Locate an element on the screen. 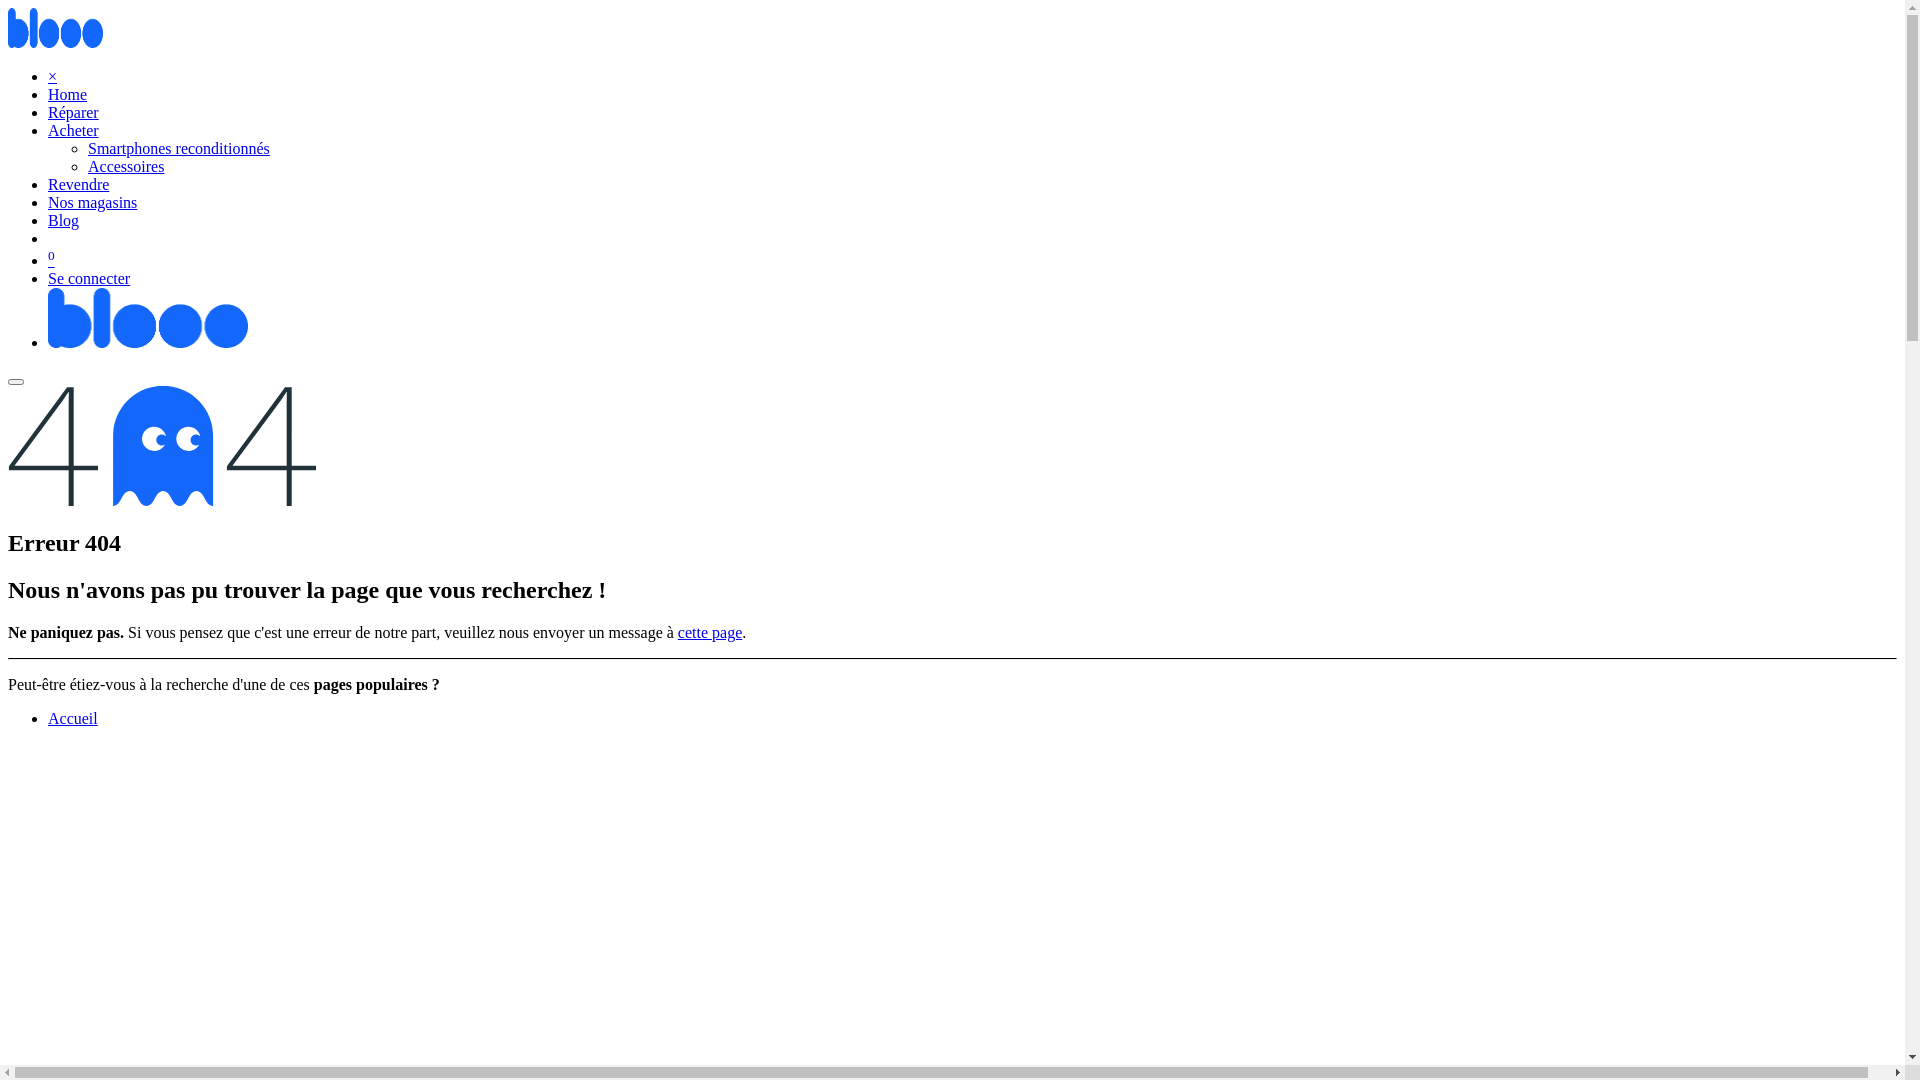 The image size is (1920, 1080). 'My Website' is located at coordinates (55, 42).